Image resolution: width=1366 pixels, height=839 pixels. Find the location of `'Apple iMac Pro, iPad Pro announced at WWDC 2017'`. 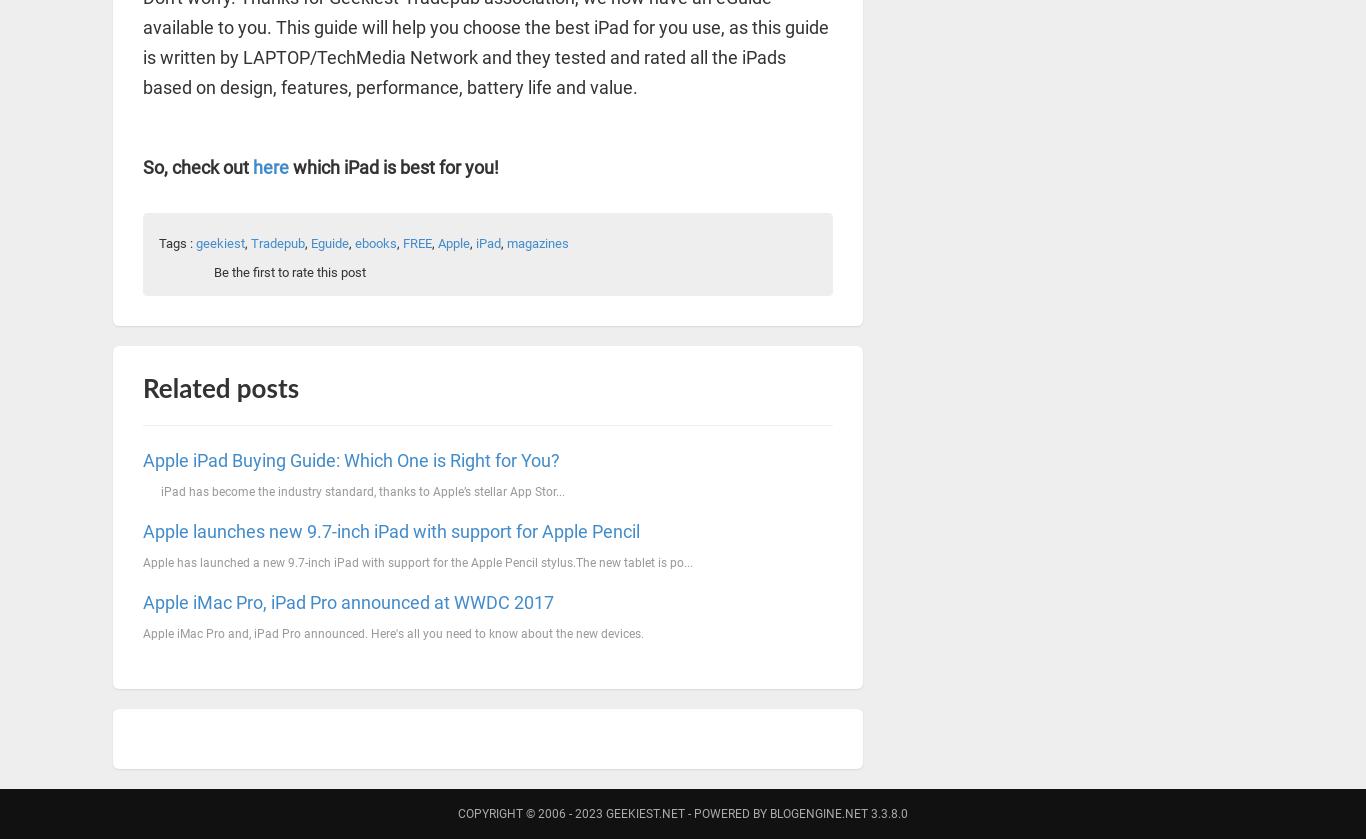

'Apple iMac Pro, iPad Pro announced at WWDC 2017' is located at coordinates (347, 600).